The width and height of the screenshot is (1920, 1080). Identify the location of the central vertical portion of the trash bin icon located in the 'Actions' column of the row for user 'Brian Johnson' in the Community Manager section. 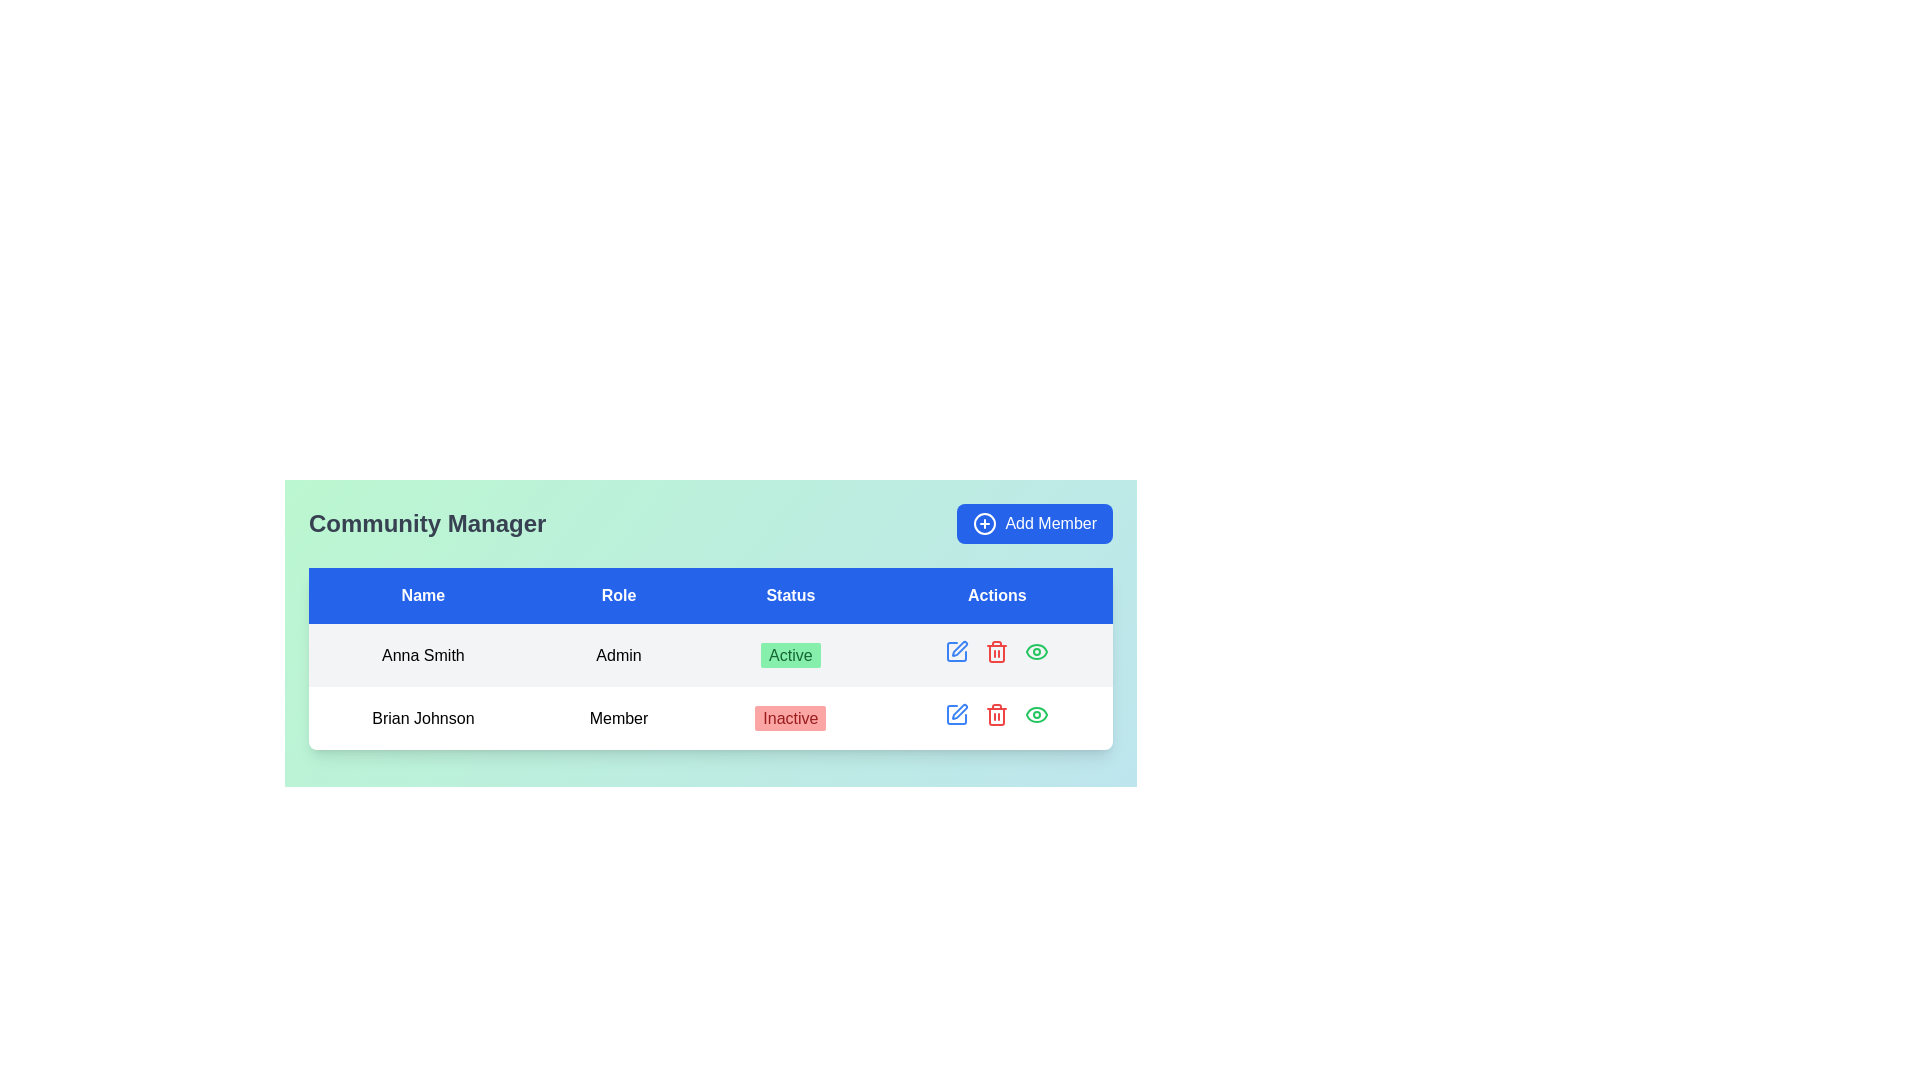
(997, 654).